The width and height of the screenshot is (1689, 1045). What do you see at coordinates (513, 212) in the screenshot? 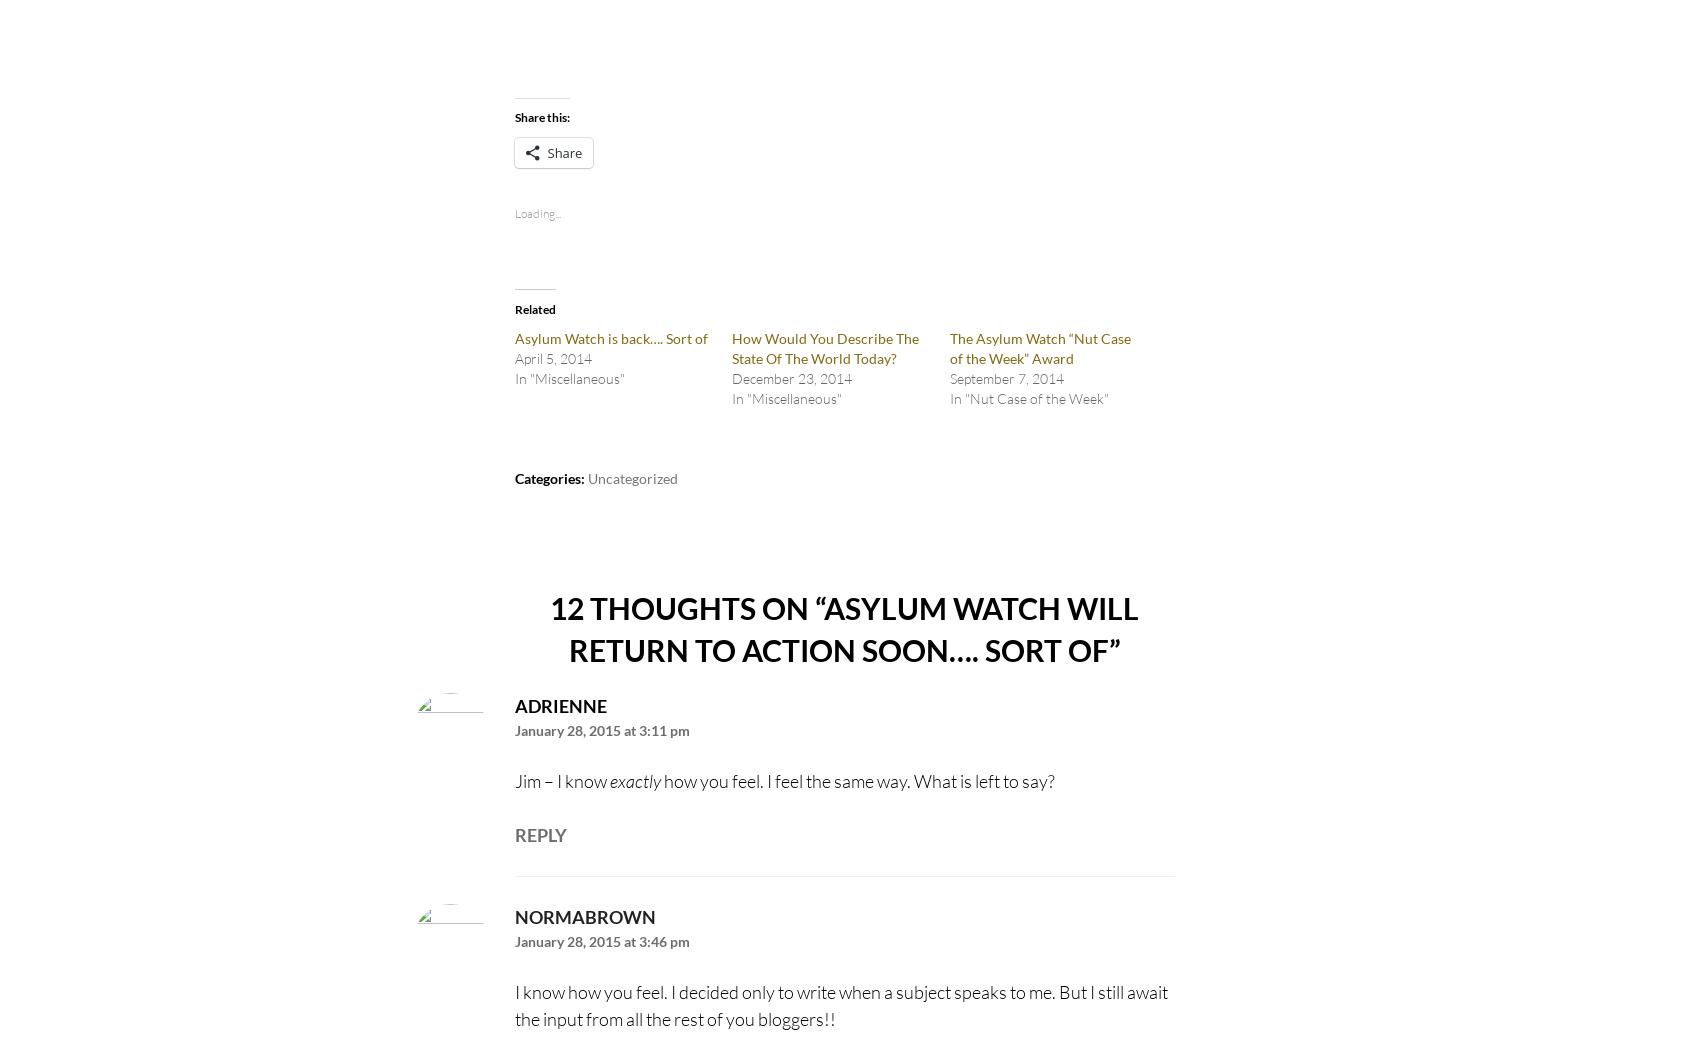
I see `'Loading...'` at bounding box center [513, 212].